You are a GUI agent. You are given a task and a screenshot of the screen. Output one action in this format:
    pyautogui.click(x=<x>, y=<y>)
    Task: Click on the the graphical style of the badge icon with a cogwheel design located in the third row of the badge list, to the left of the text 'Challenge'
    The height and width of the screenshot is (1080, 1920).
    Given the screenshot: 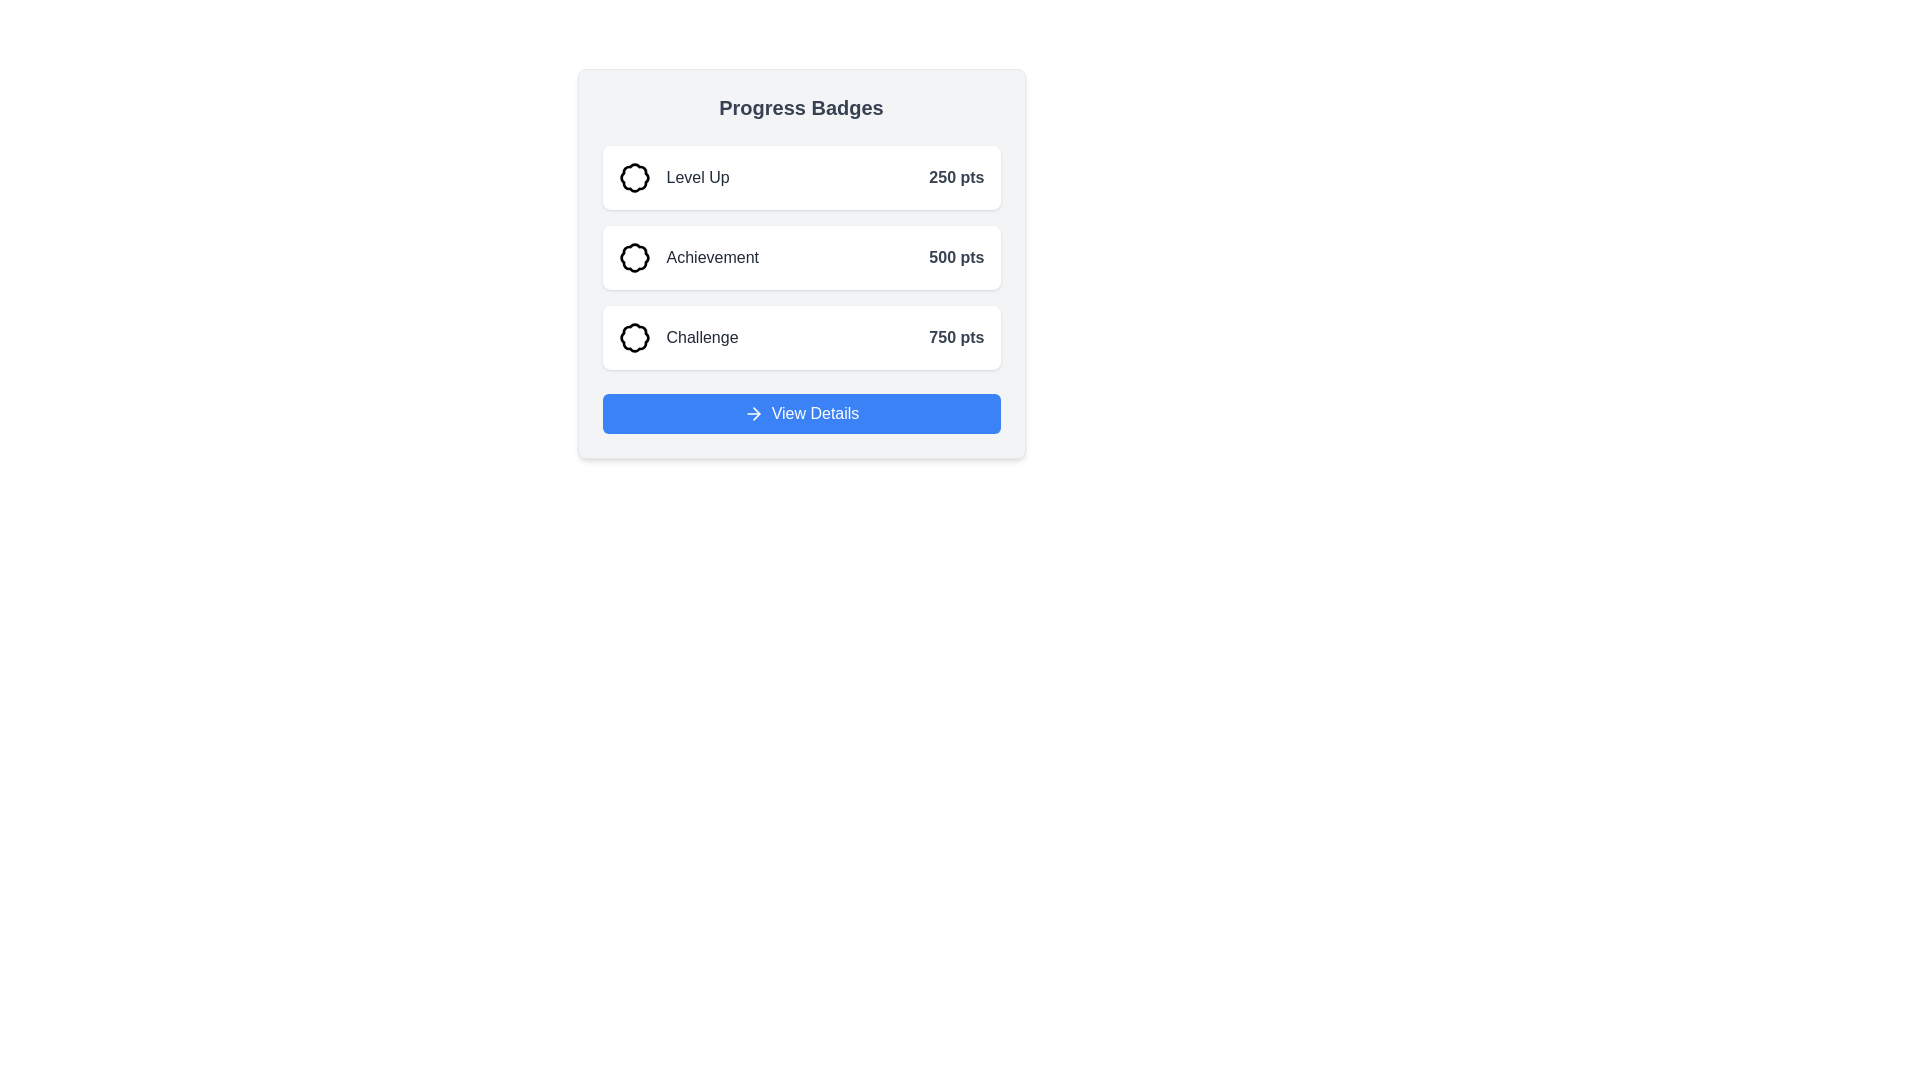 What is the action you would take?
    pyautogui.click(x=633, y=337)
    